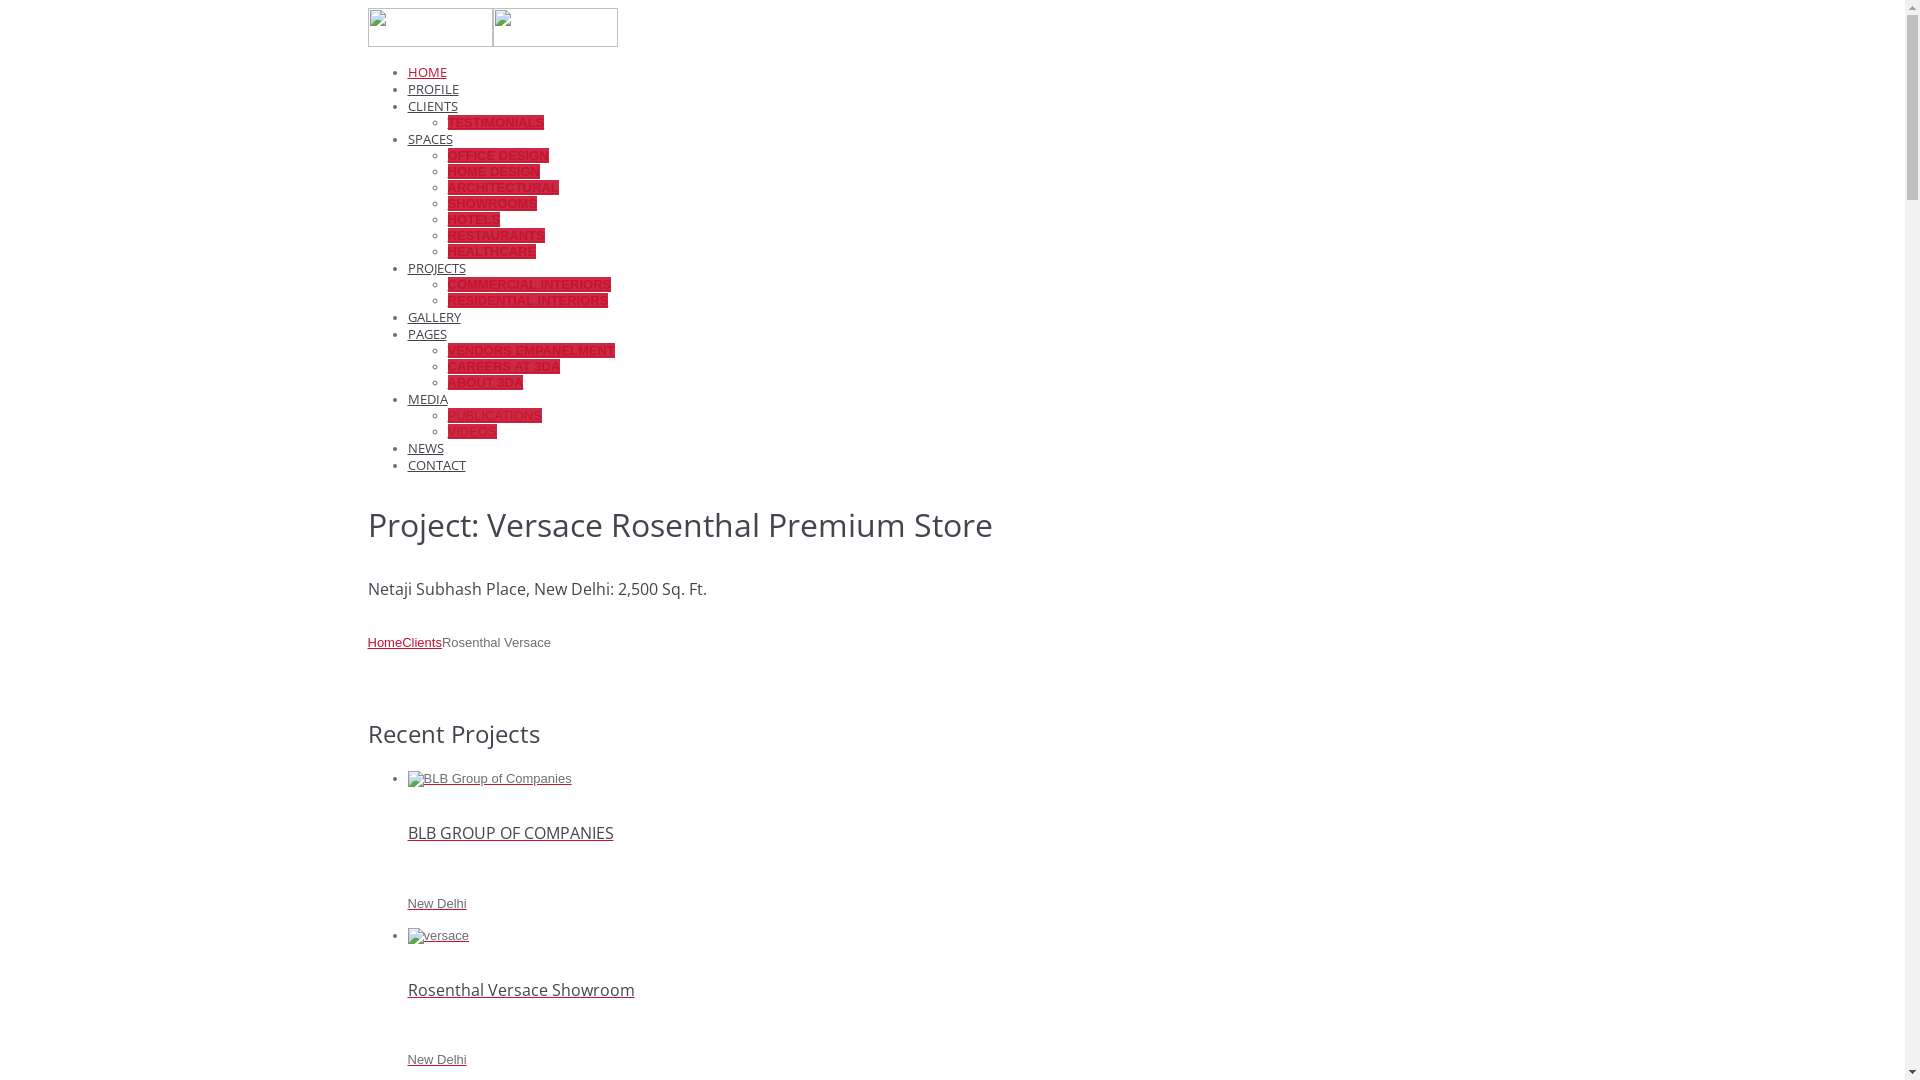 The image size is (1920, 1080). Describe the element at coordinates (446, 284) in the screenshot. I see `'COMMERCIAL INTERIORS'` at that location.